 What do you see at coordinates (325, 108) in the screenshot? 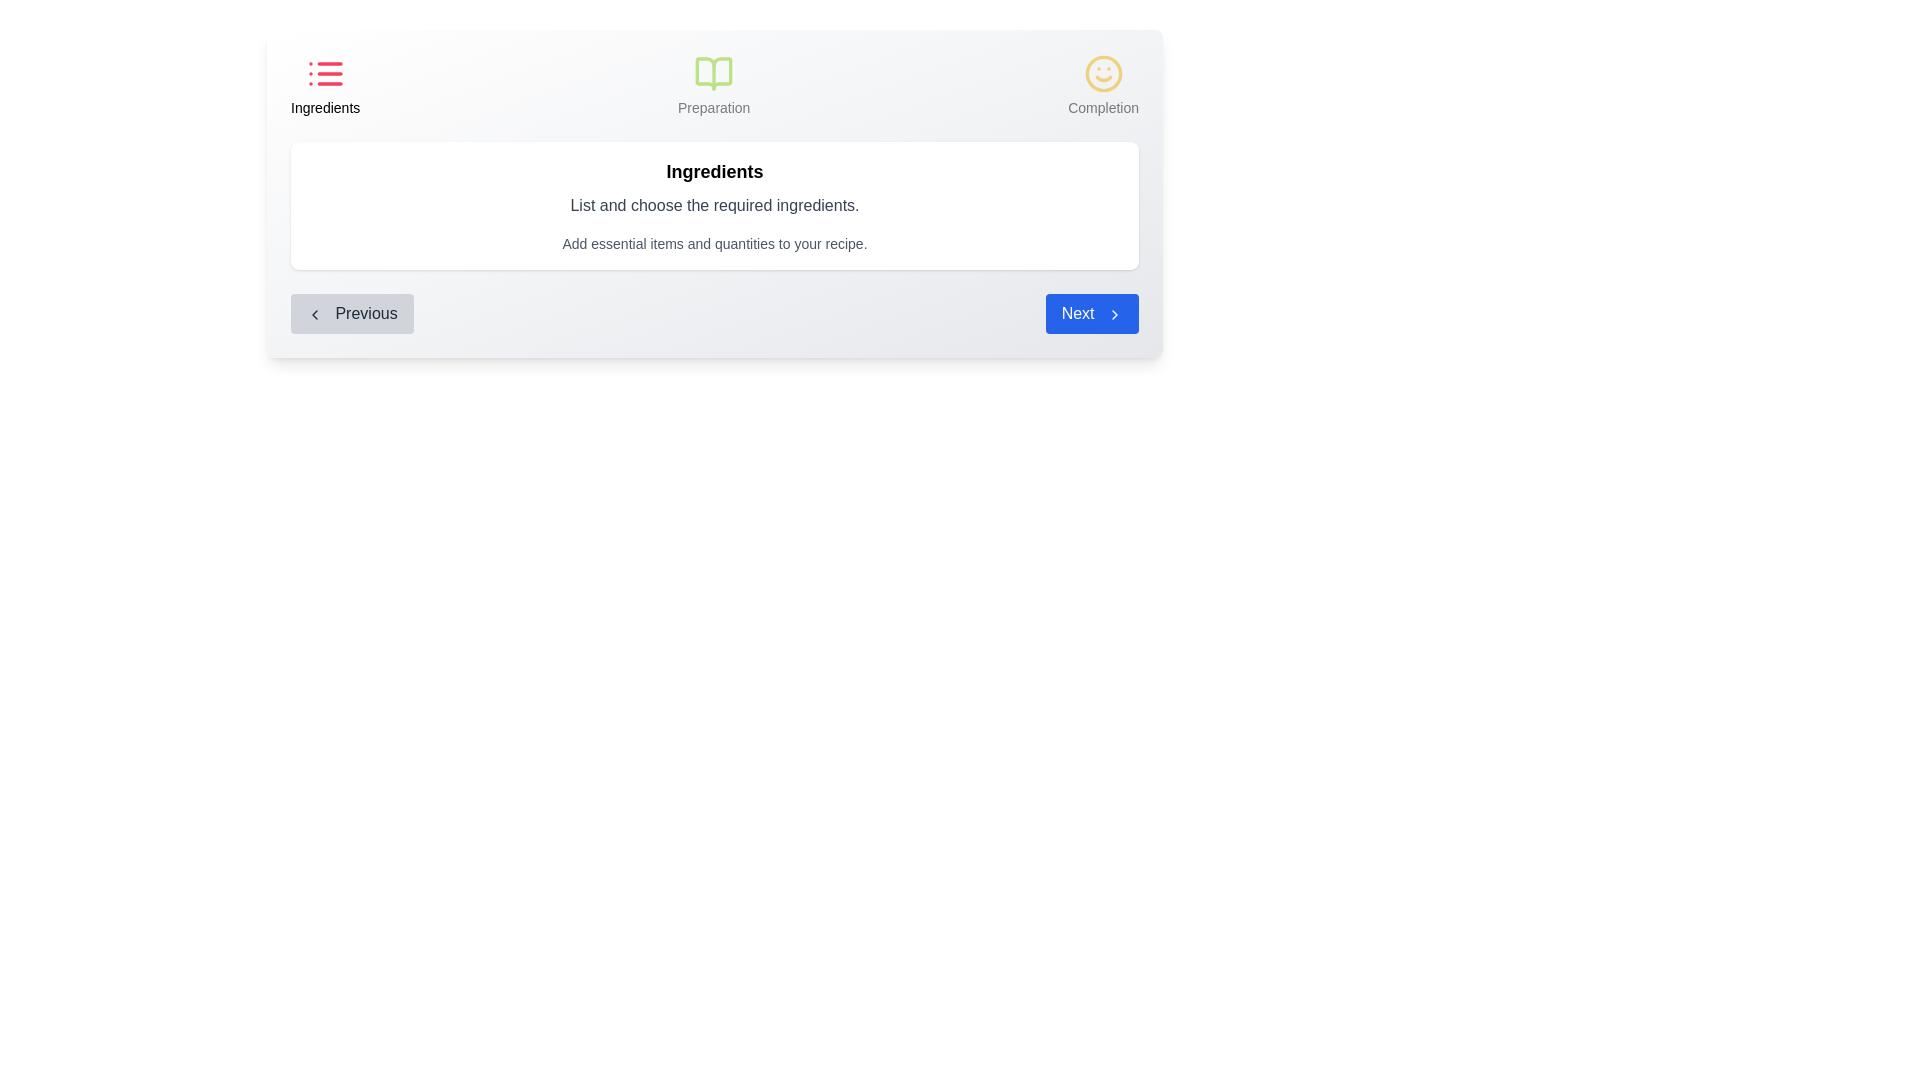
I see `text label displaying 'Ingredients' located below the list icon in the top-left corner of the interface` at bounding box center [325, 108].